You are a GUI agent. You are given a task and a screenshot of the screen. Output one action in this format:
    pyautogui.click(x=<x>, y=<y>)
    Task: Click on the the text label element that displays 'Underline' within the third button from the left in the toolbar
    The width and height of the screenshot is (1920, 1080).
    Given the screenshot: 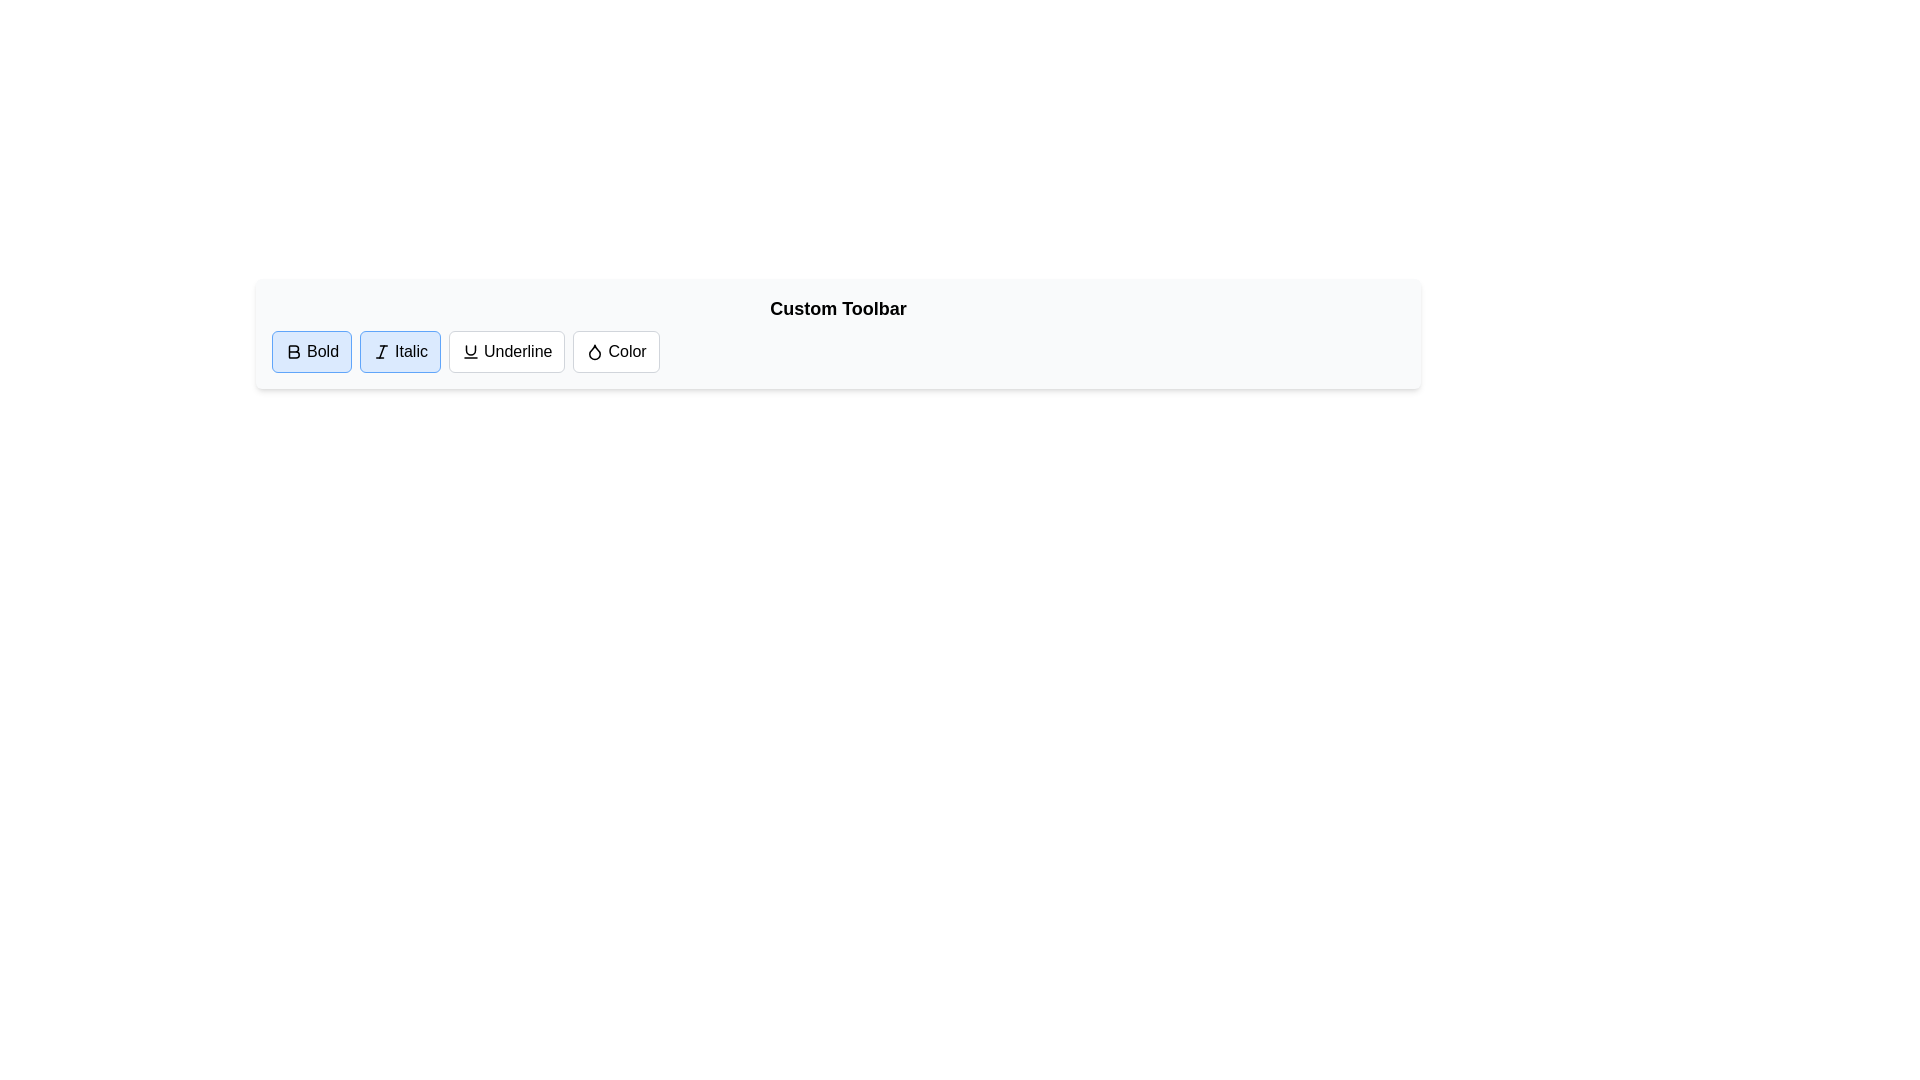 What is the action you would take?
    pyautogui.click(x=518, y=350)
    